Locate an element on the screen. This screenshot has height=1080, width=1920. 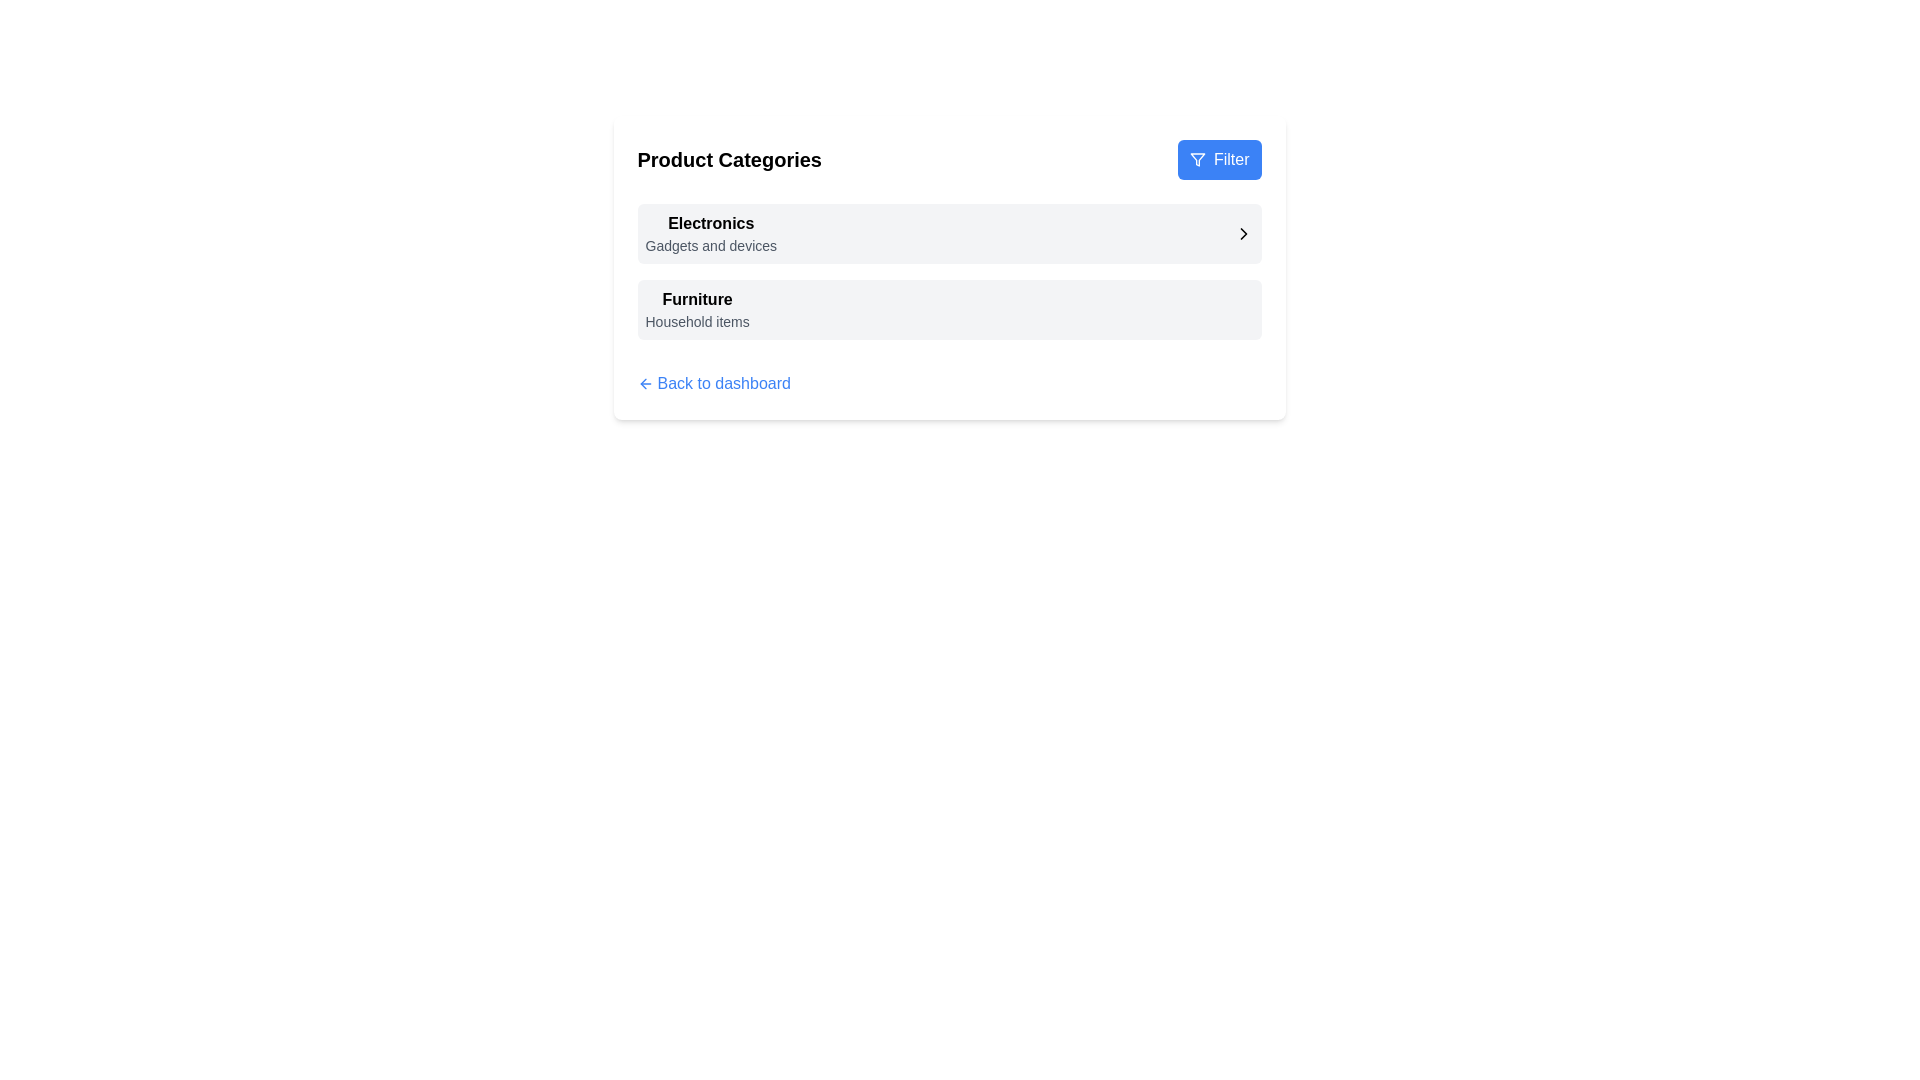
the bold text label displaying 'Furniture' is located at coordinates (697, 300).